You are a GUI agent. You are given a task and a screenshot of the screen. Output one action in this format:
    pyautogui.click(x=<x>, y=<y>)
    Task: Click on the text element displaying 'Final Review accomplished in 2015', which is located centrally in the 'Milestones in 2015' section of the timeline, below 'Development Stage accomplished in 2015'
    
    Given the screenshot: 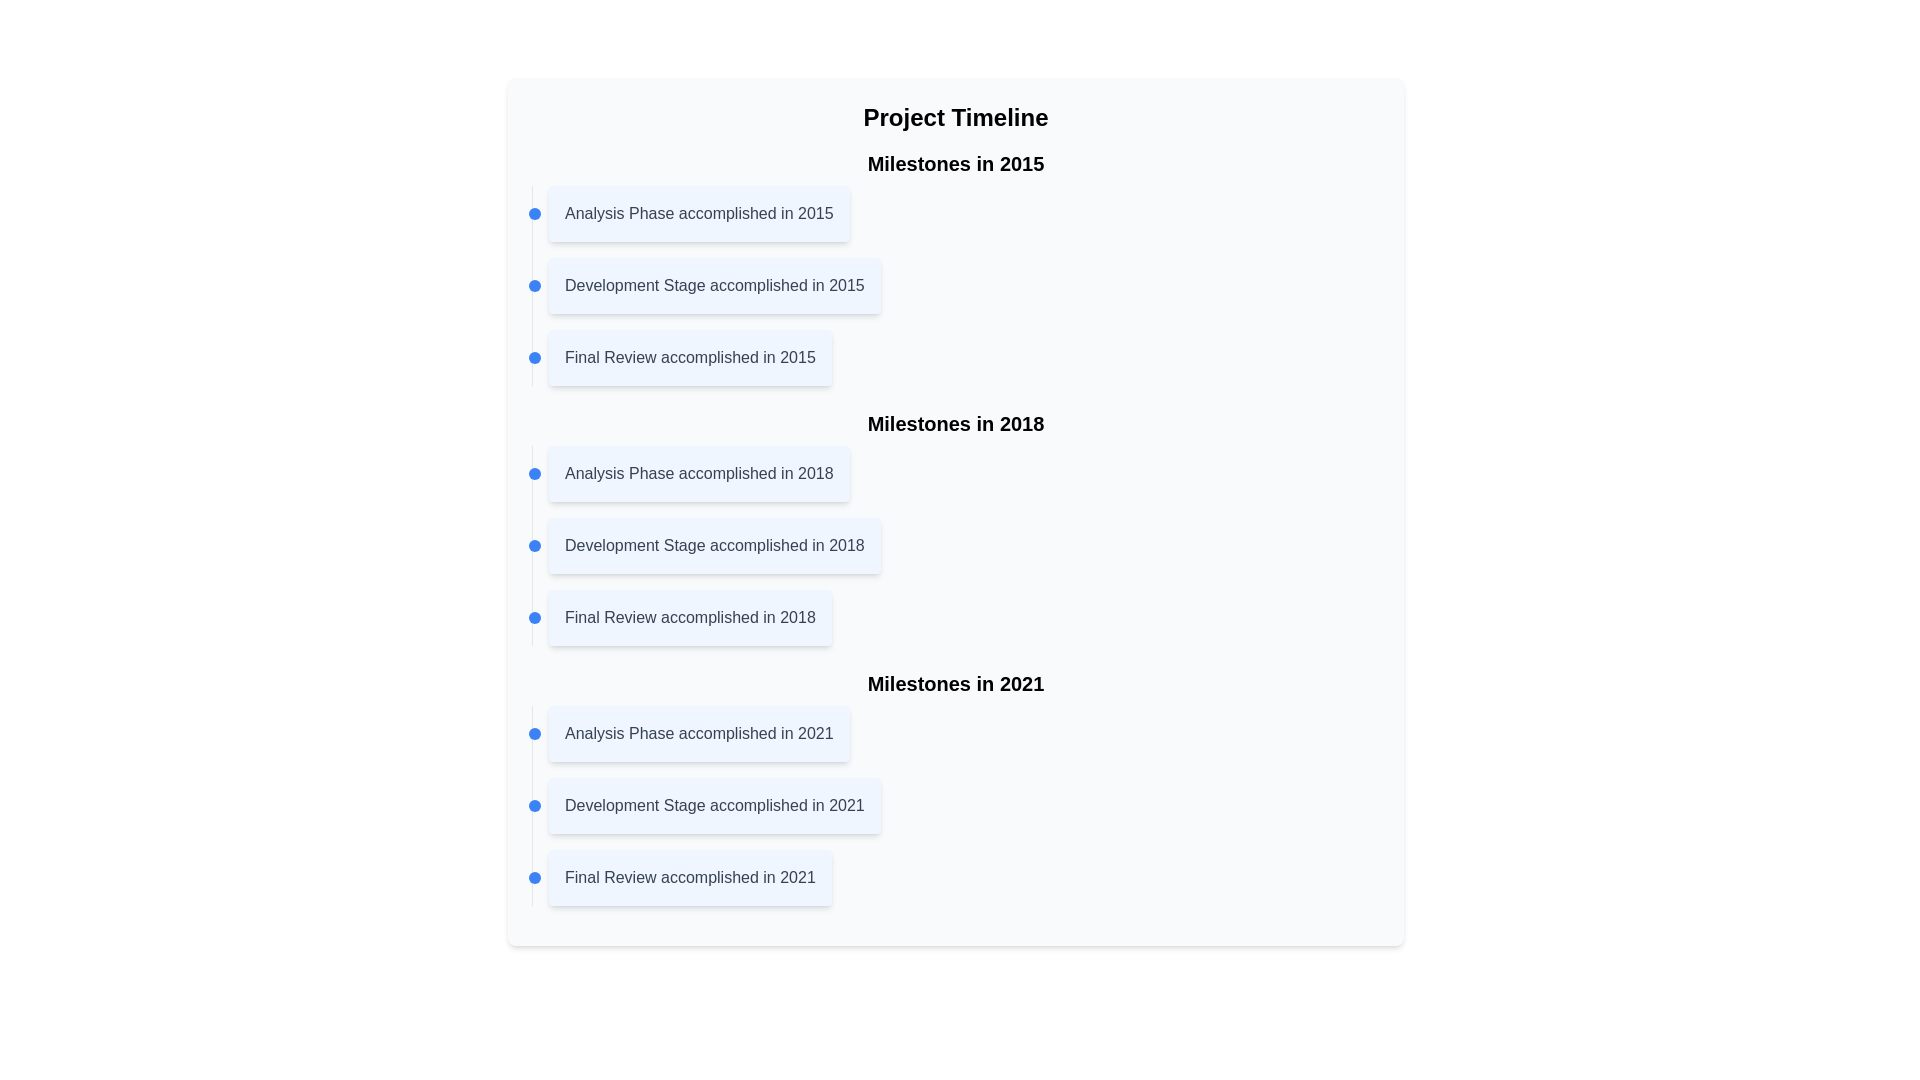 What is the action you would take?
    pyautogui.click(x=690, y=357)
    